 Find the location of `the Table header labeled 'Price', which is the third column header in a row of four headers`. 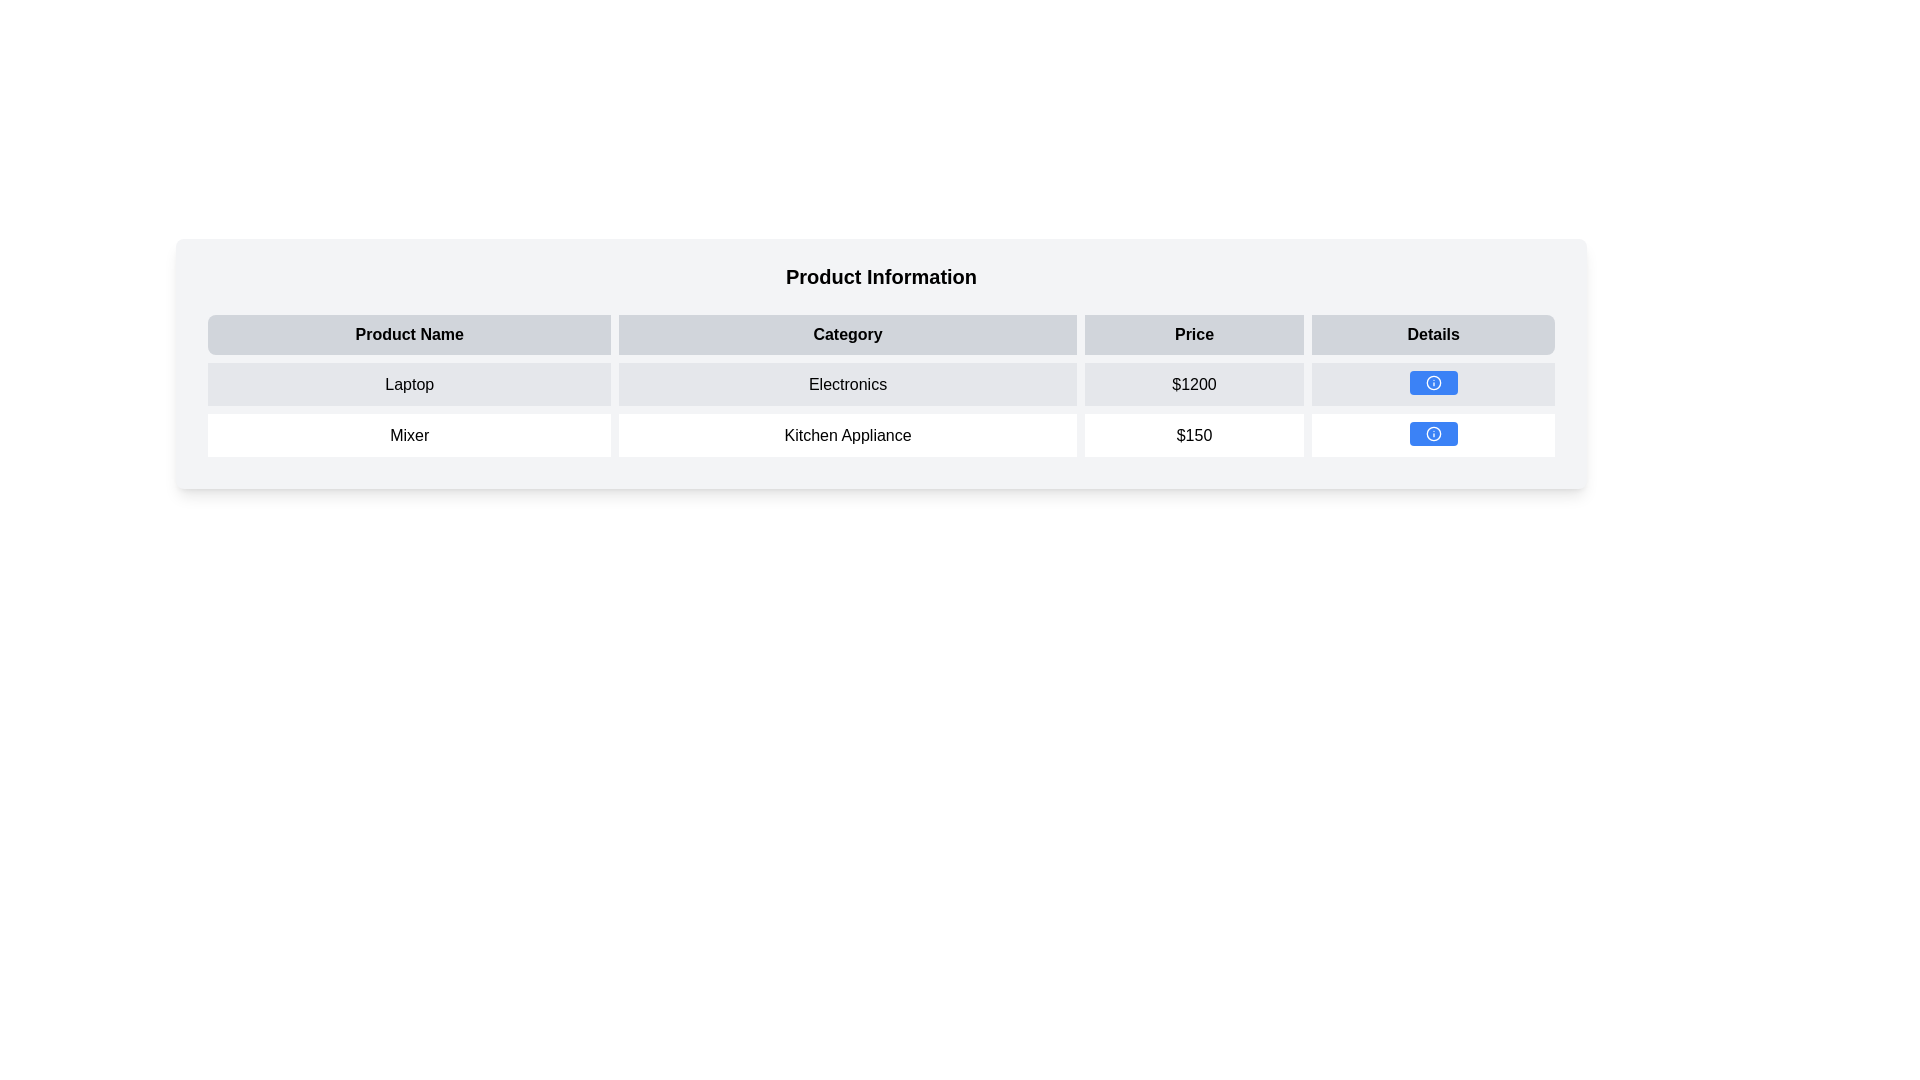

the Table header labeled 'Price', which is the third column header in a row of four headers is located at coordinates (1194, 334).